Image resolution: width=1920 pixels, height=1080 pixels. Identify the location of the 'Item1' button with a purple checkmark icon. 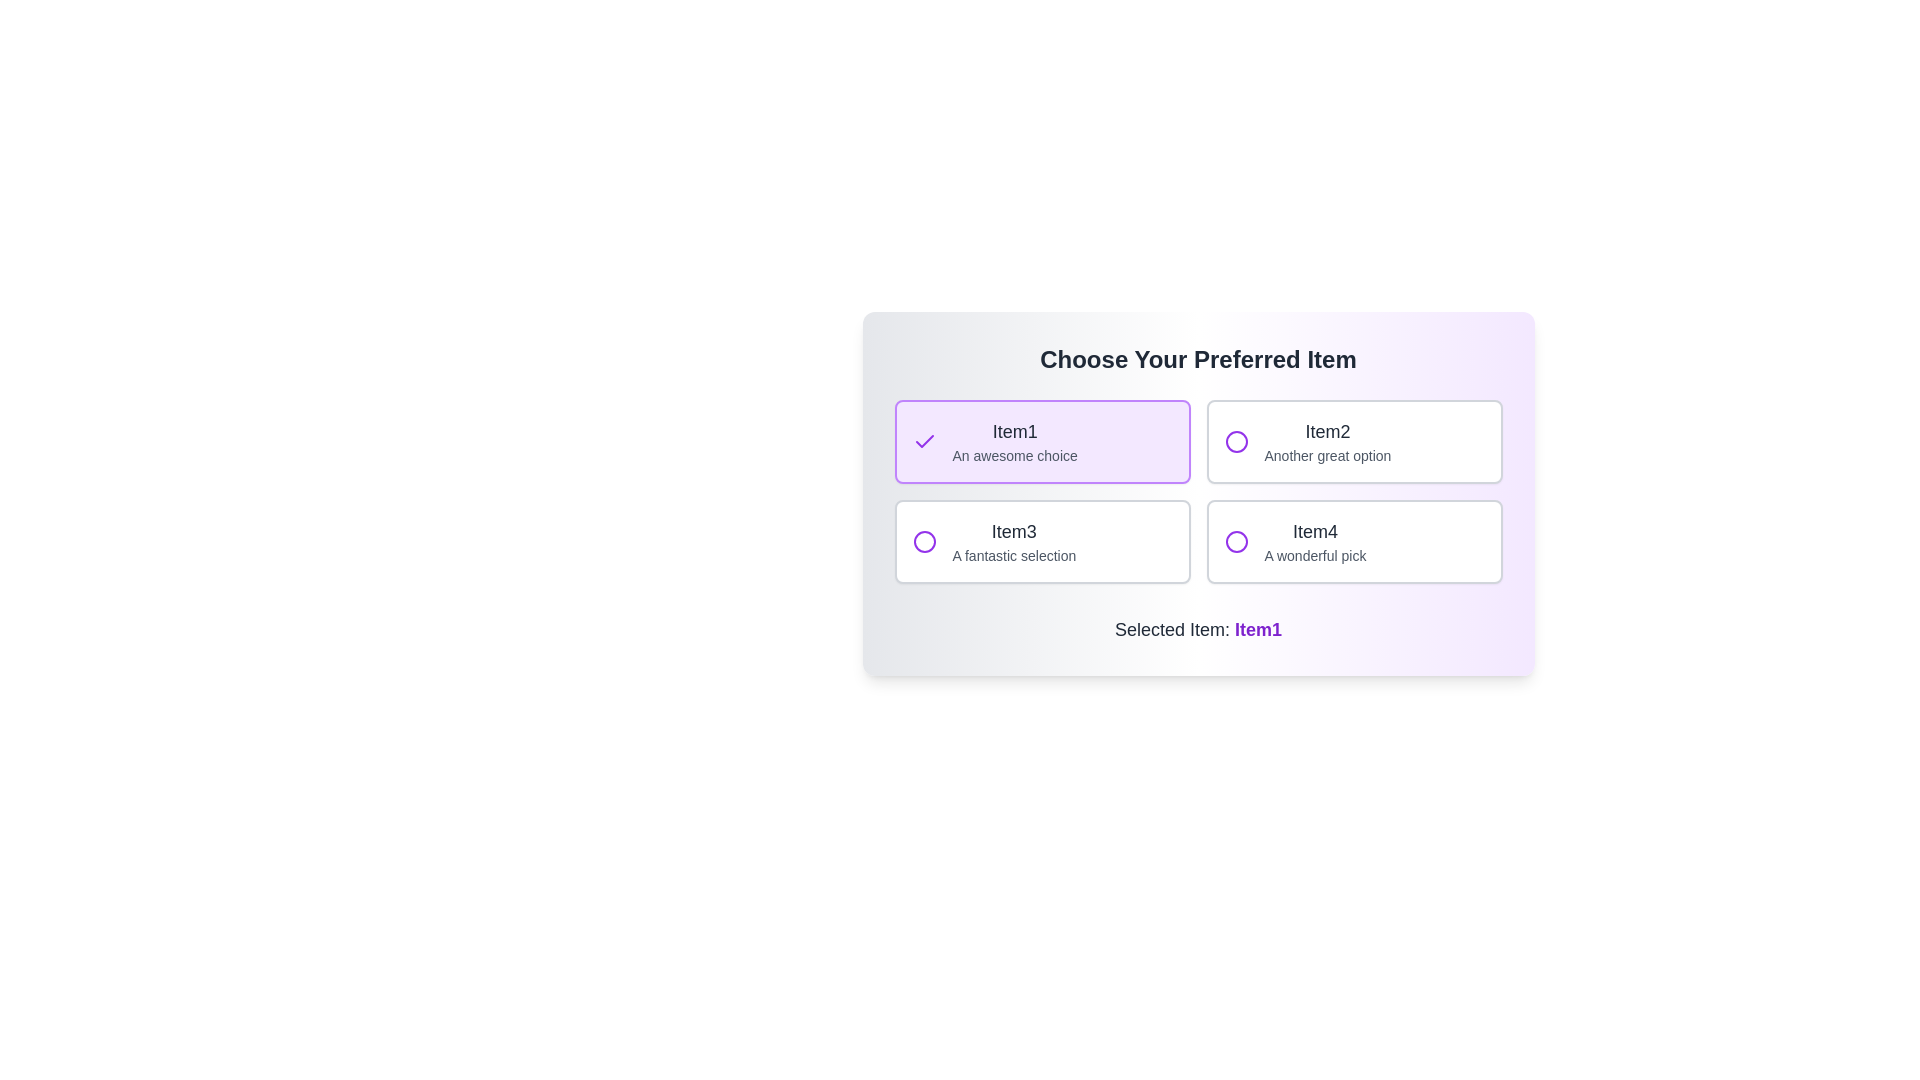
(1041, 441).